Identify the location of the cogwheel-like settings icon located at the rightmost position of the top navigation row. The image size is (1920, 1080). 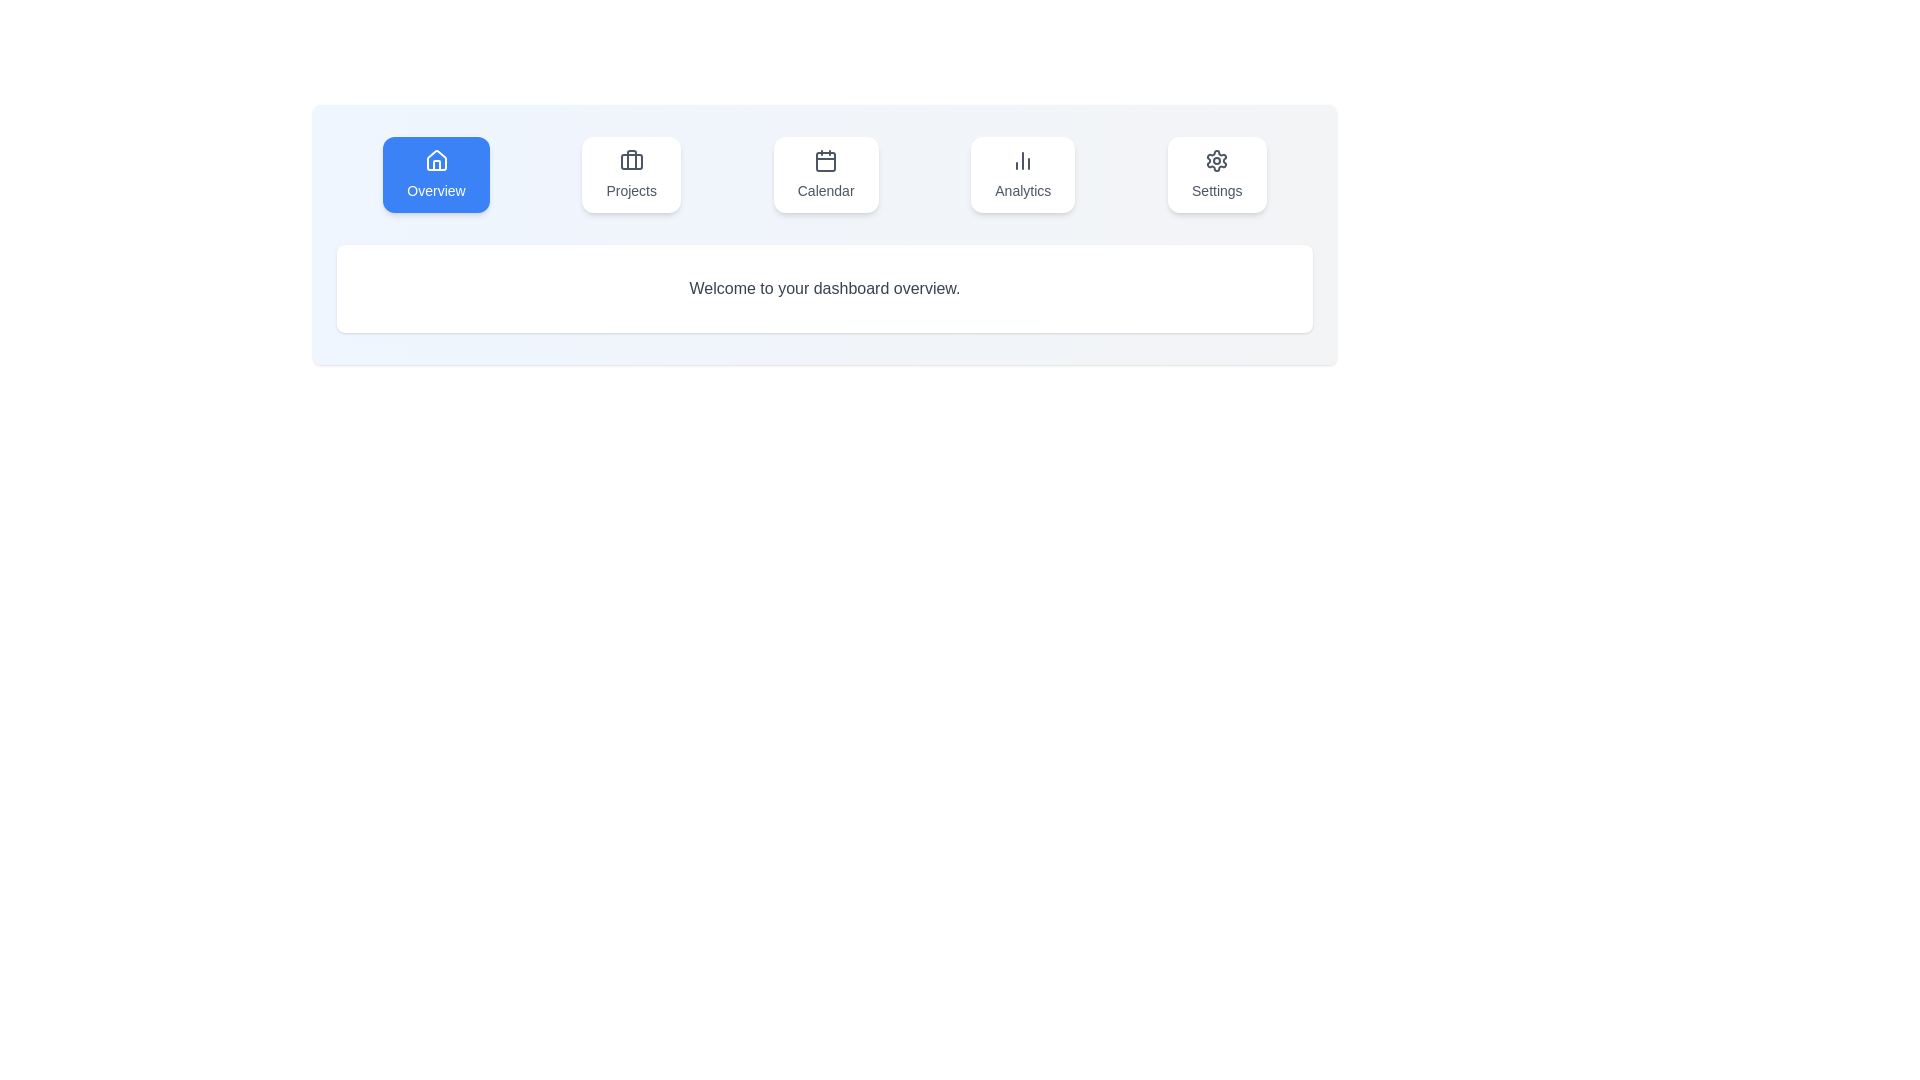
(1216, 160).